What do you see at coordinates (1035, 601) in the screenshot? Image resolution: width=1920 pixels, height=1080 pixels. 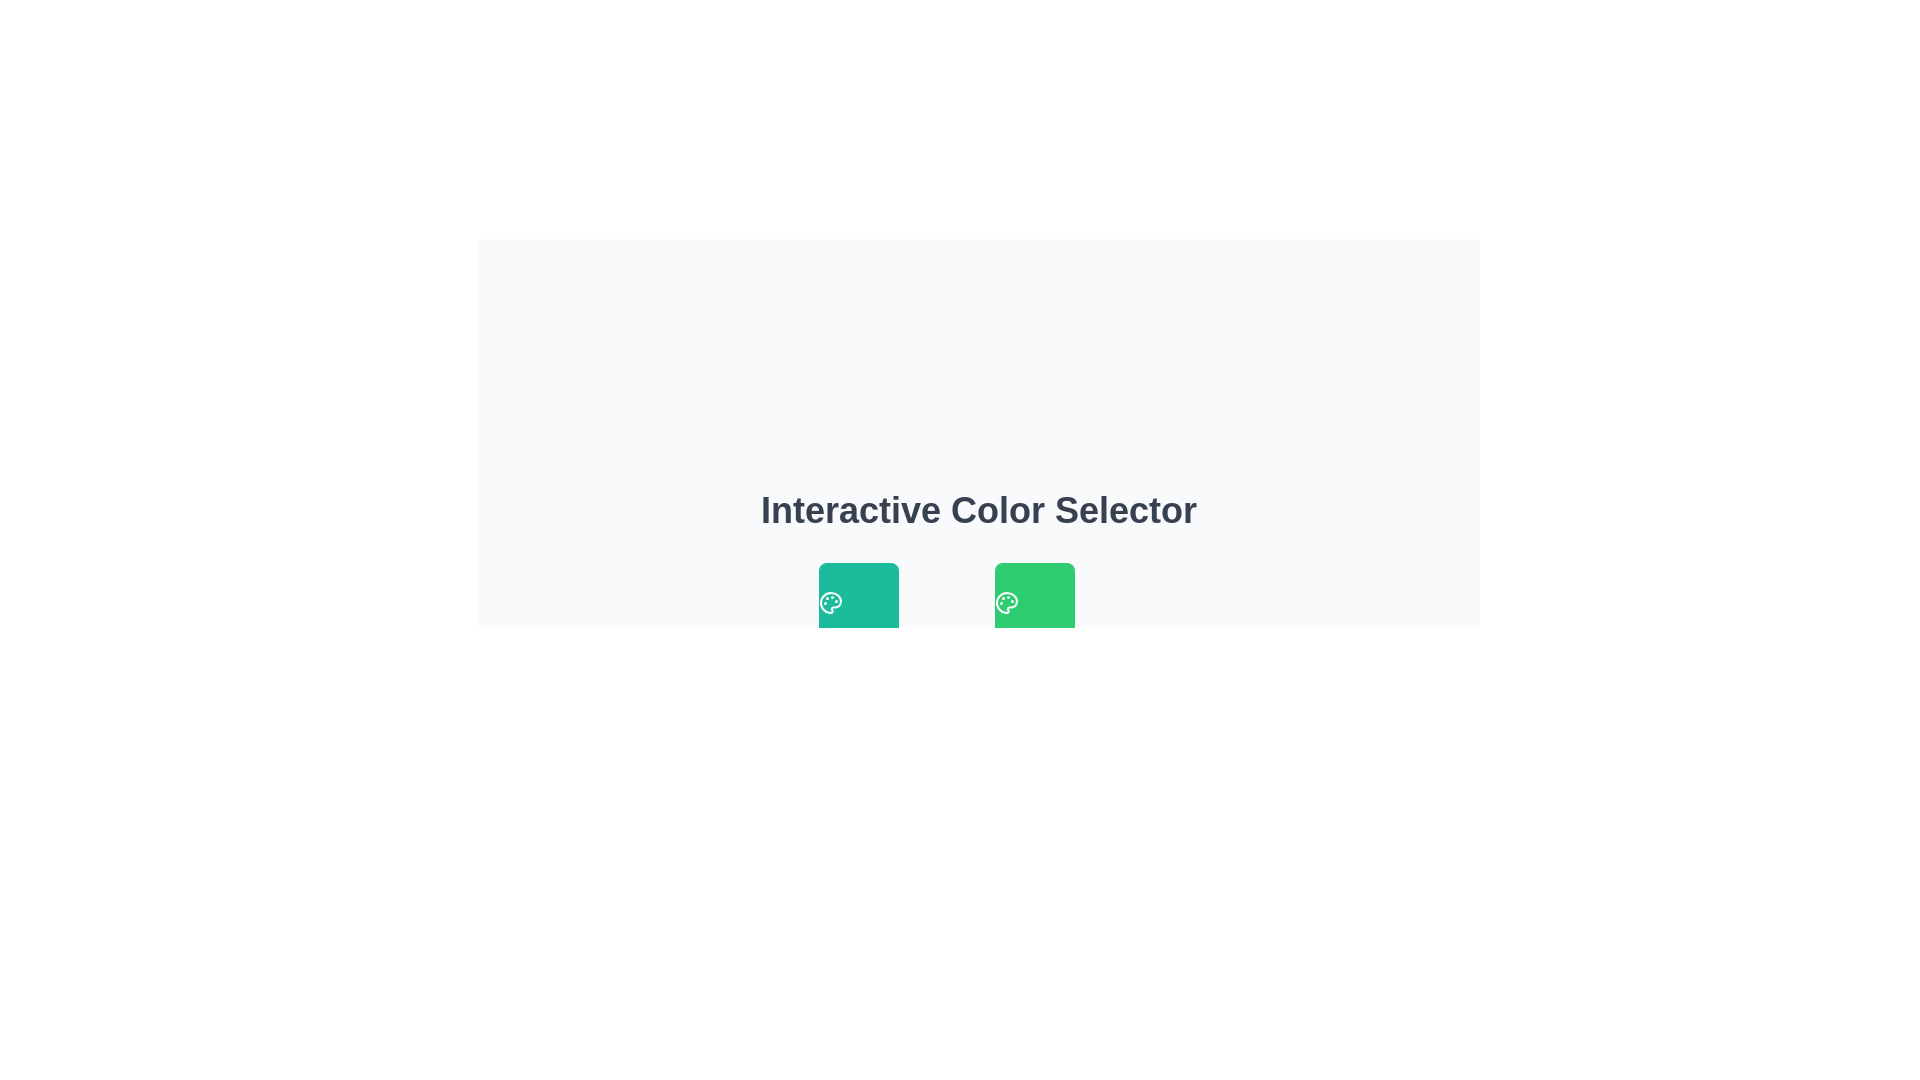 I see `the second button in the top row of the color selection interface` at bounding box center [1035, 601].